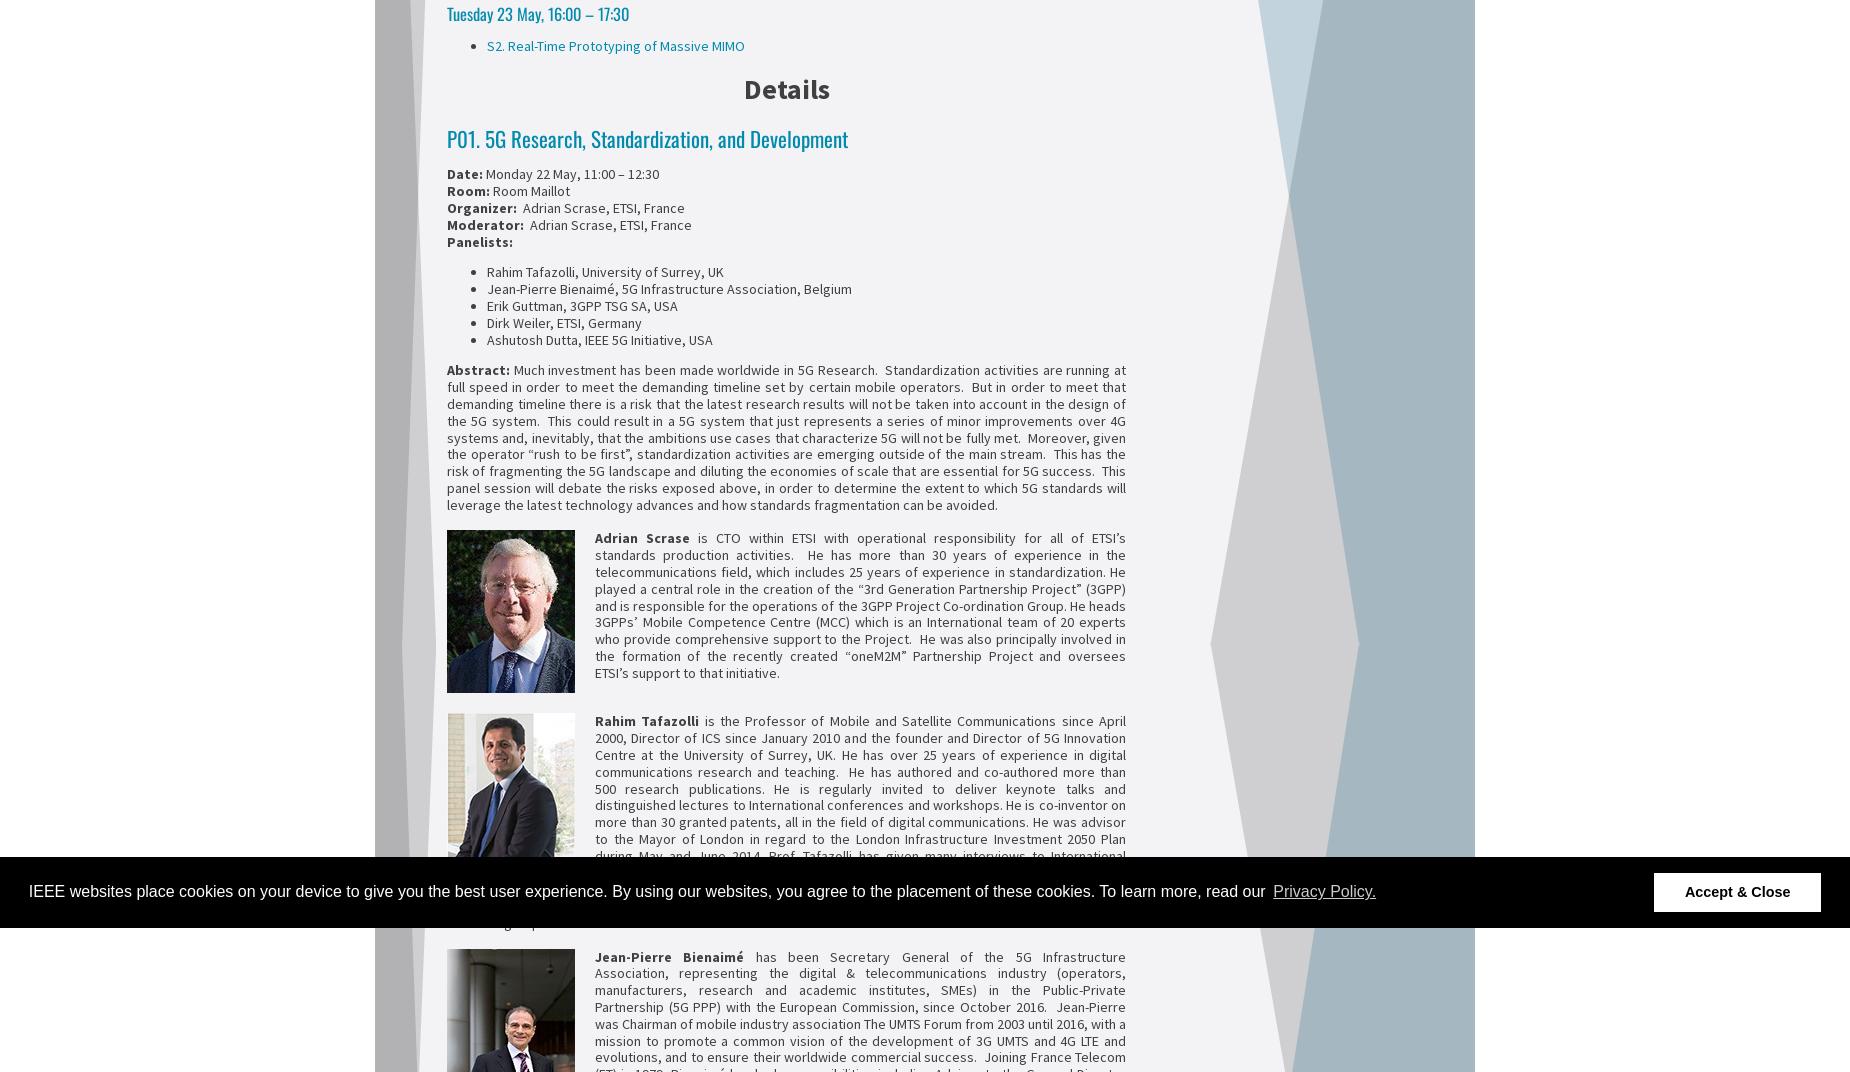 Image resolution: width=1850 pixels, height=1072 pixels. What do you see at coordinates (599, 338) in the screenshot?
I see `'Ashutosh Dutta, IEEE 5G Initiative, USA'` at bounding box center [599, 338].